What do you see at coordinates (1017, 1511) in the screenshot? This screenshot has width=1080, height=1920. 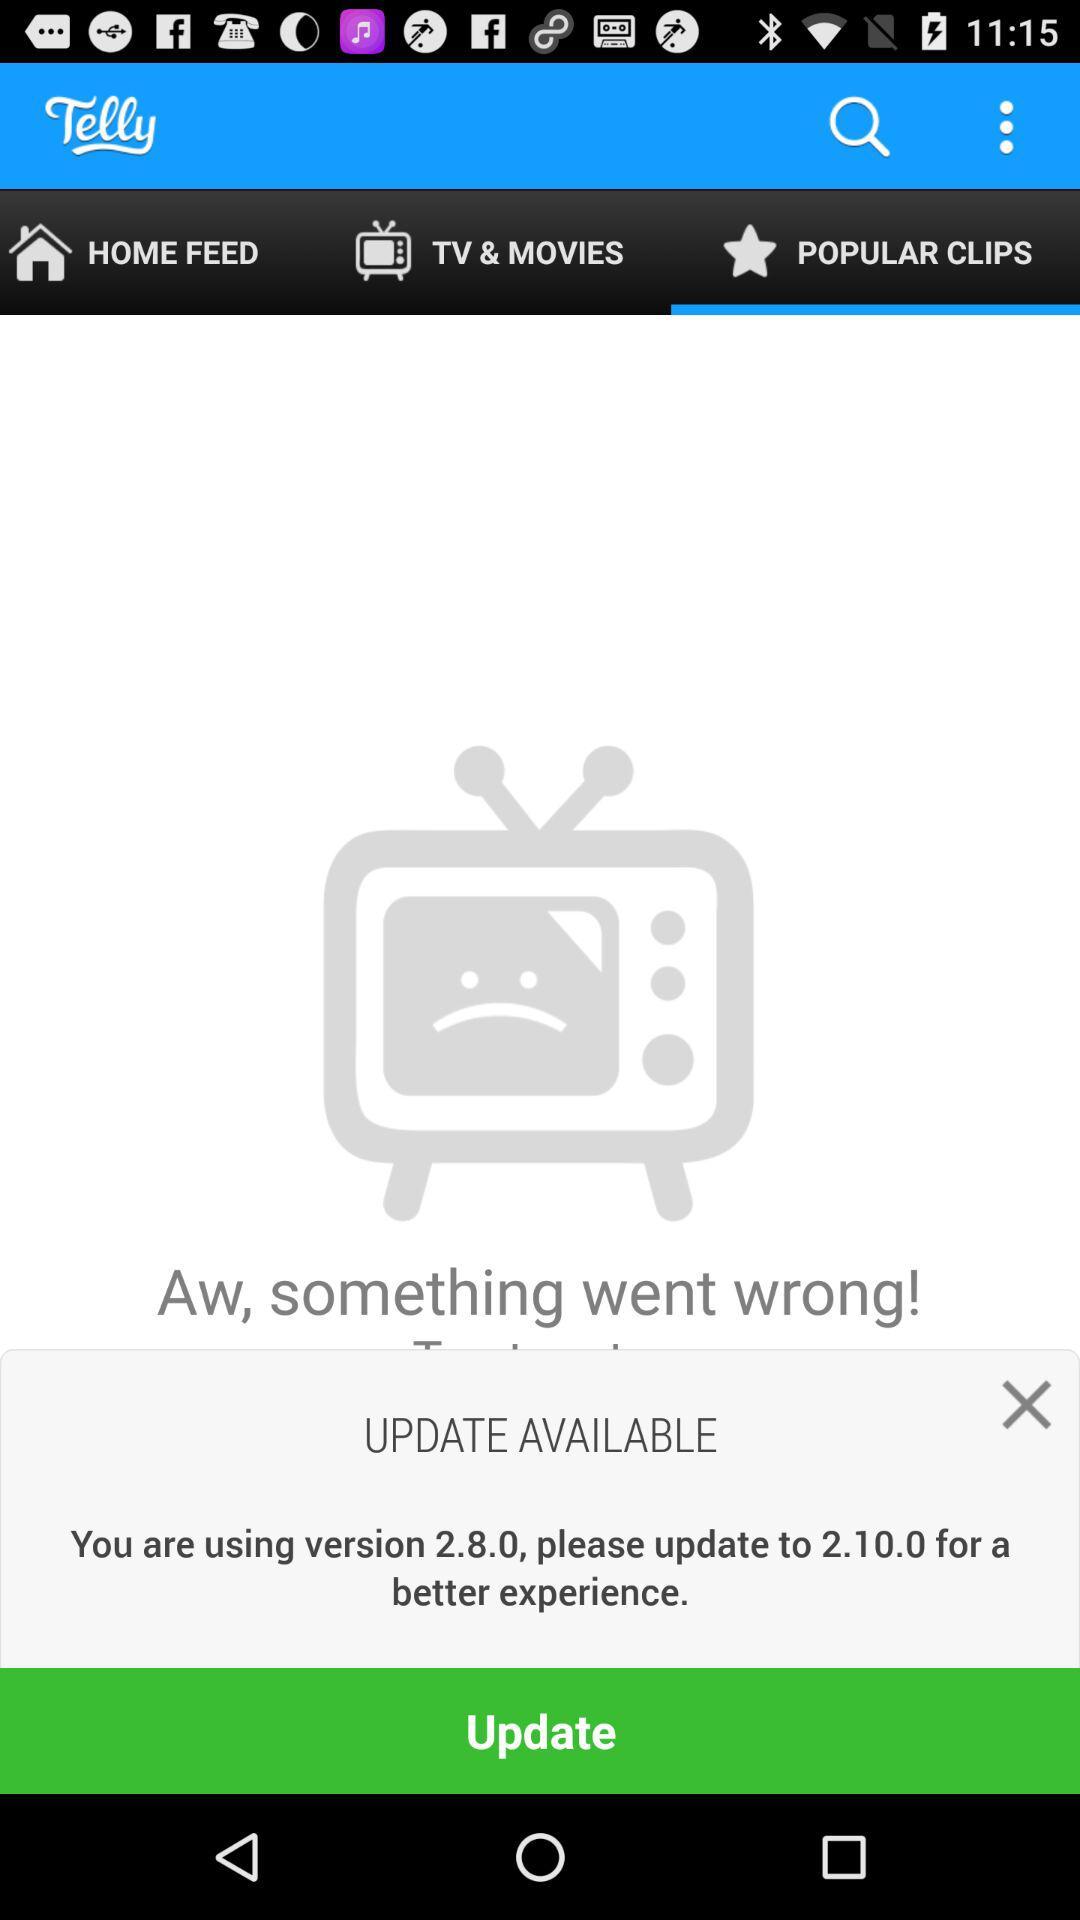 I see `the close icon` at bounding box center [1017, 1511].